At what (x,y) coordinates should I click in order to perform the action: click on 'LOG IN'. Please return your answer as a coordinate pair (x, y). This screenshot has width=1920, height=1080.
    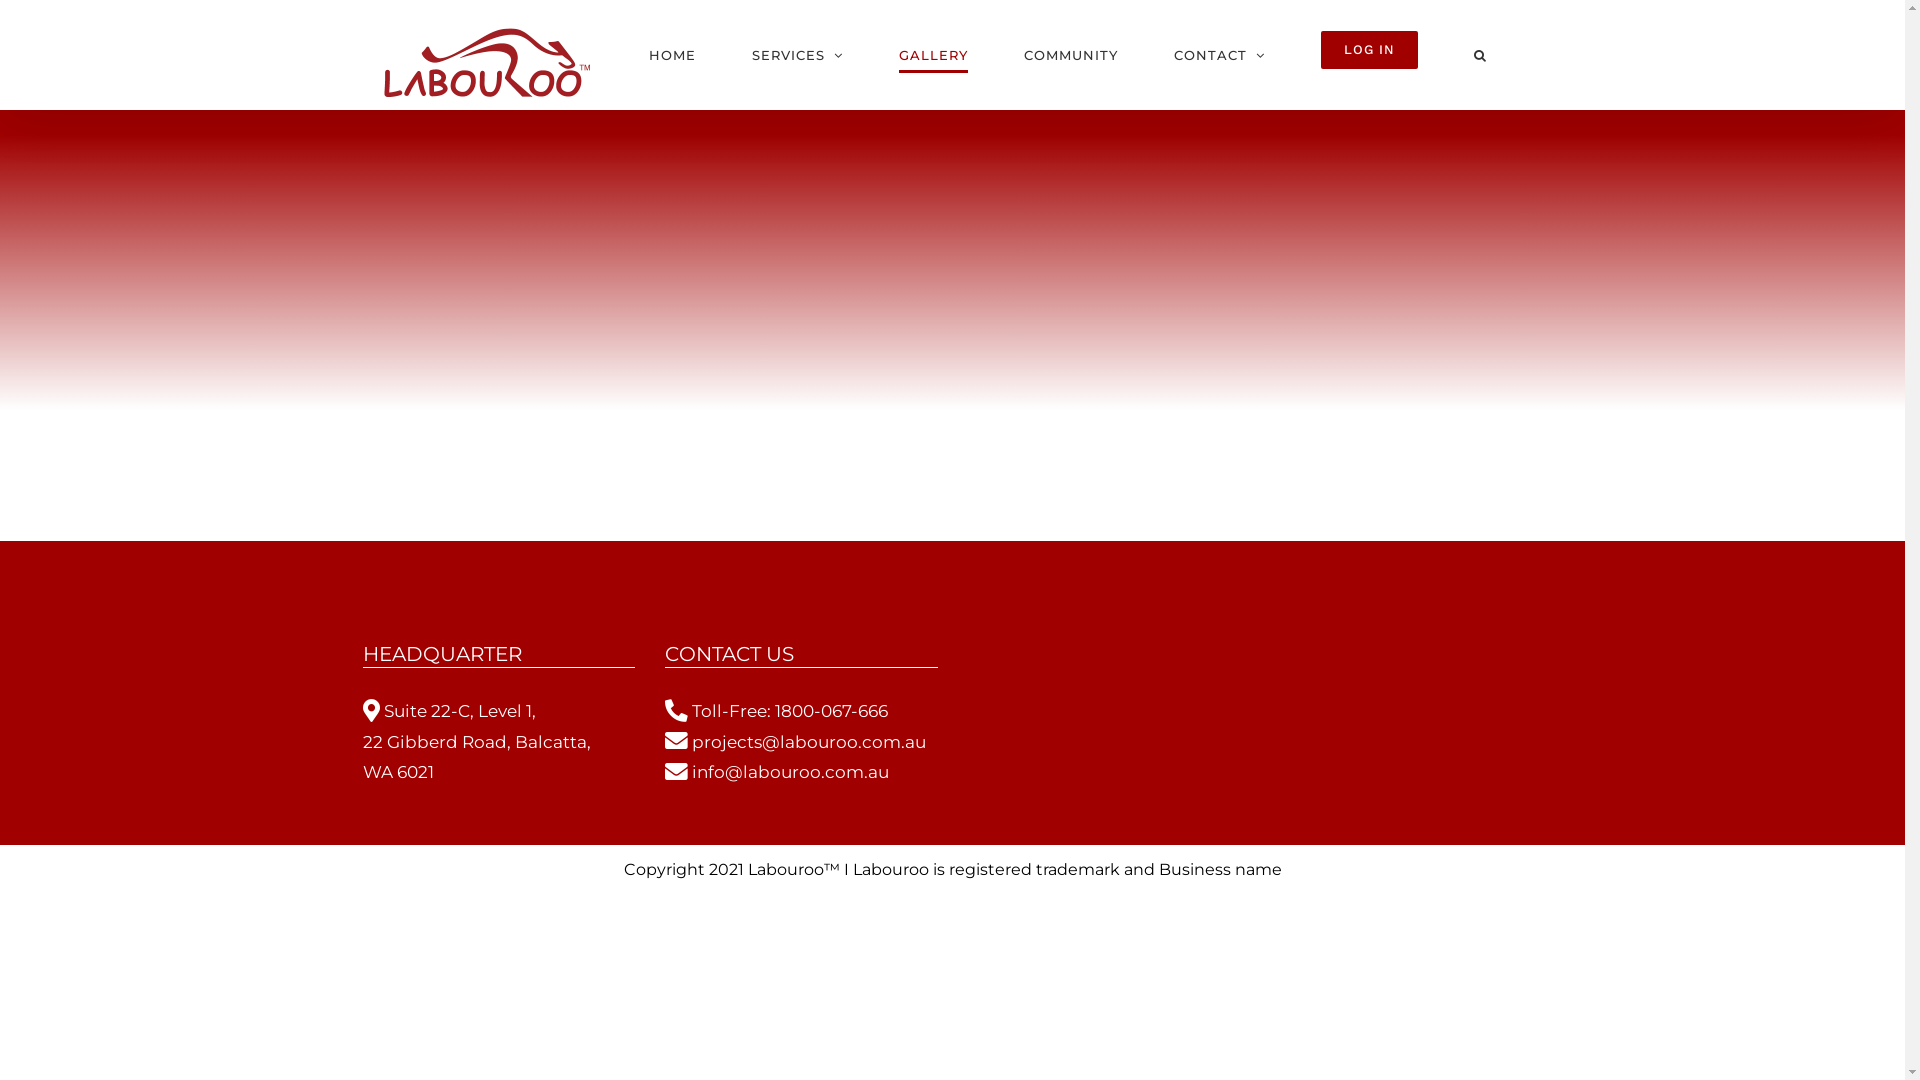
    Looking at the image, I should click on (1367, 53).